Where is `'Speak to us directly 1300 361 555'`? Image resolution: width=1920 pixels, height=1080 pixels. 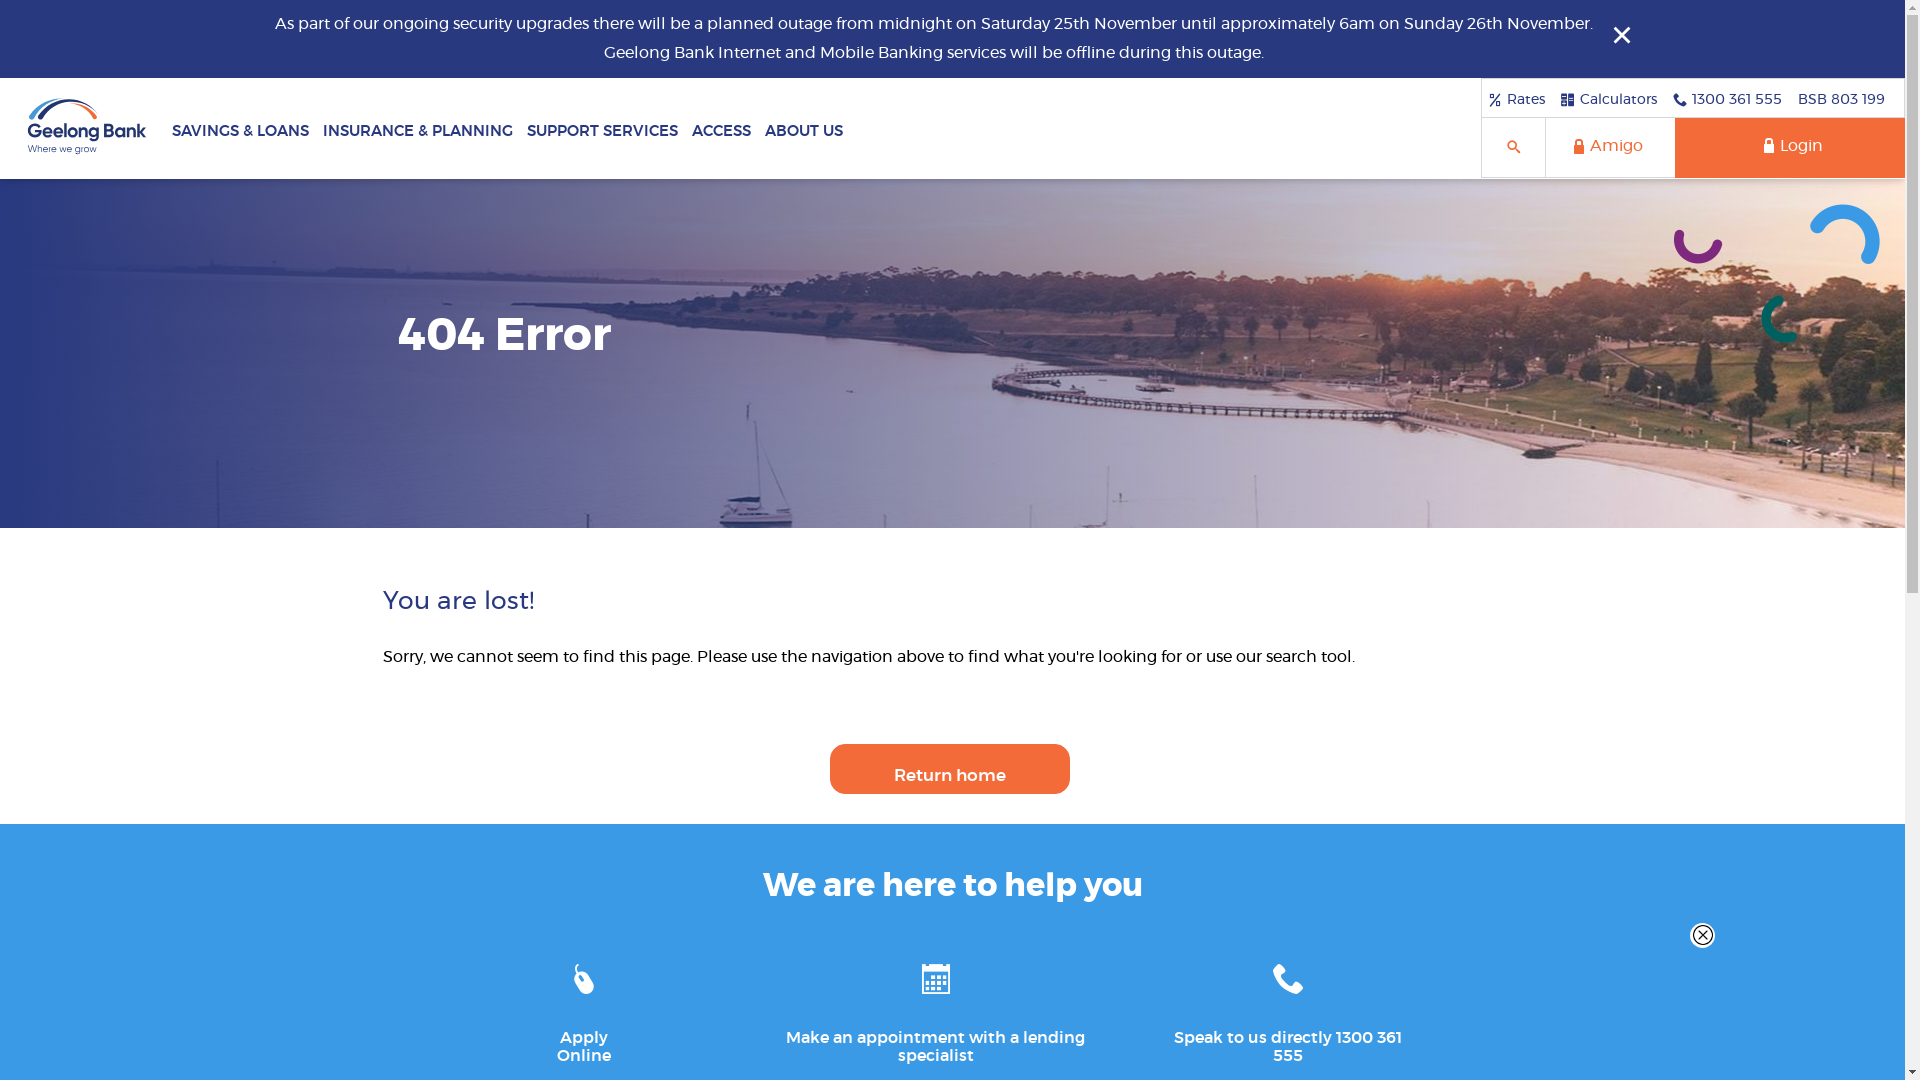 'Speak to us directly 1300 361 555' is located at coordinates (1287, 1006).